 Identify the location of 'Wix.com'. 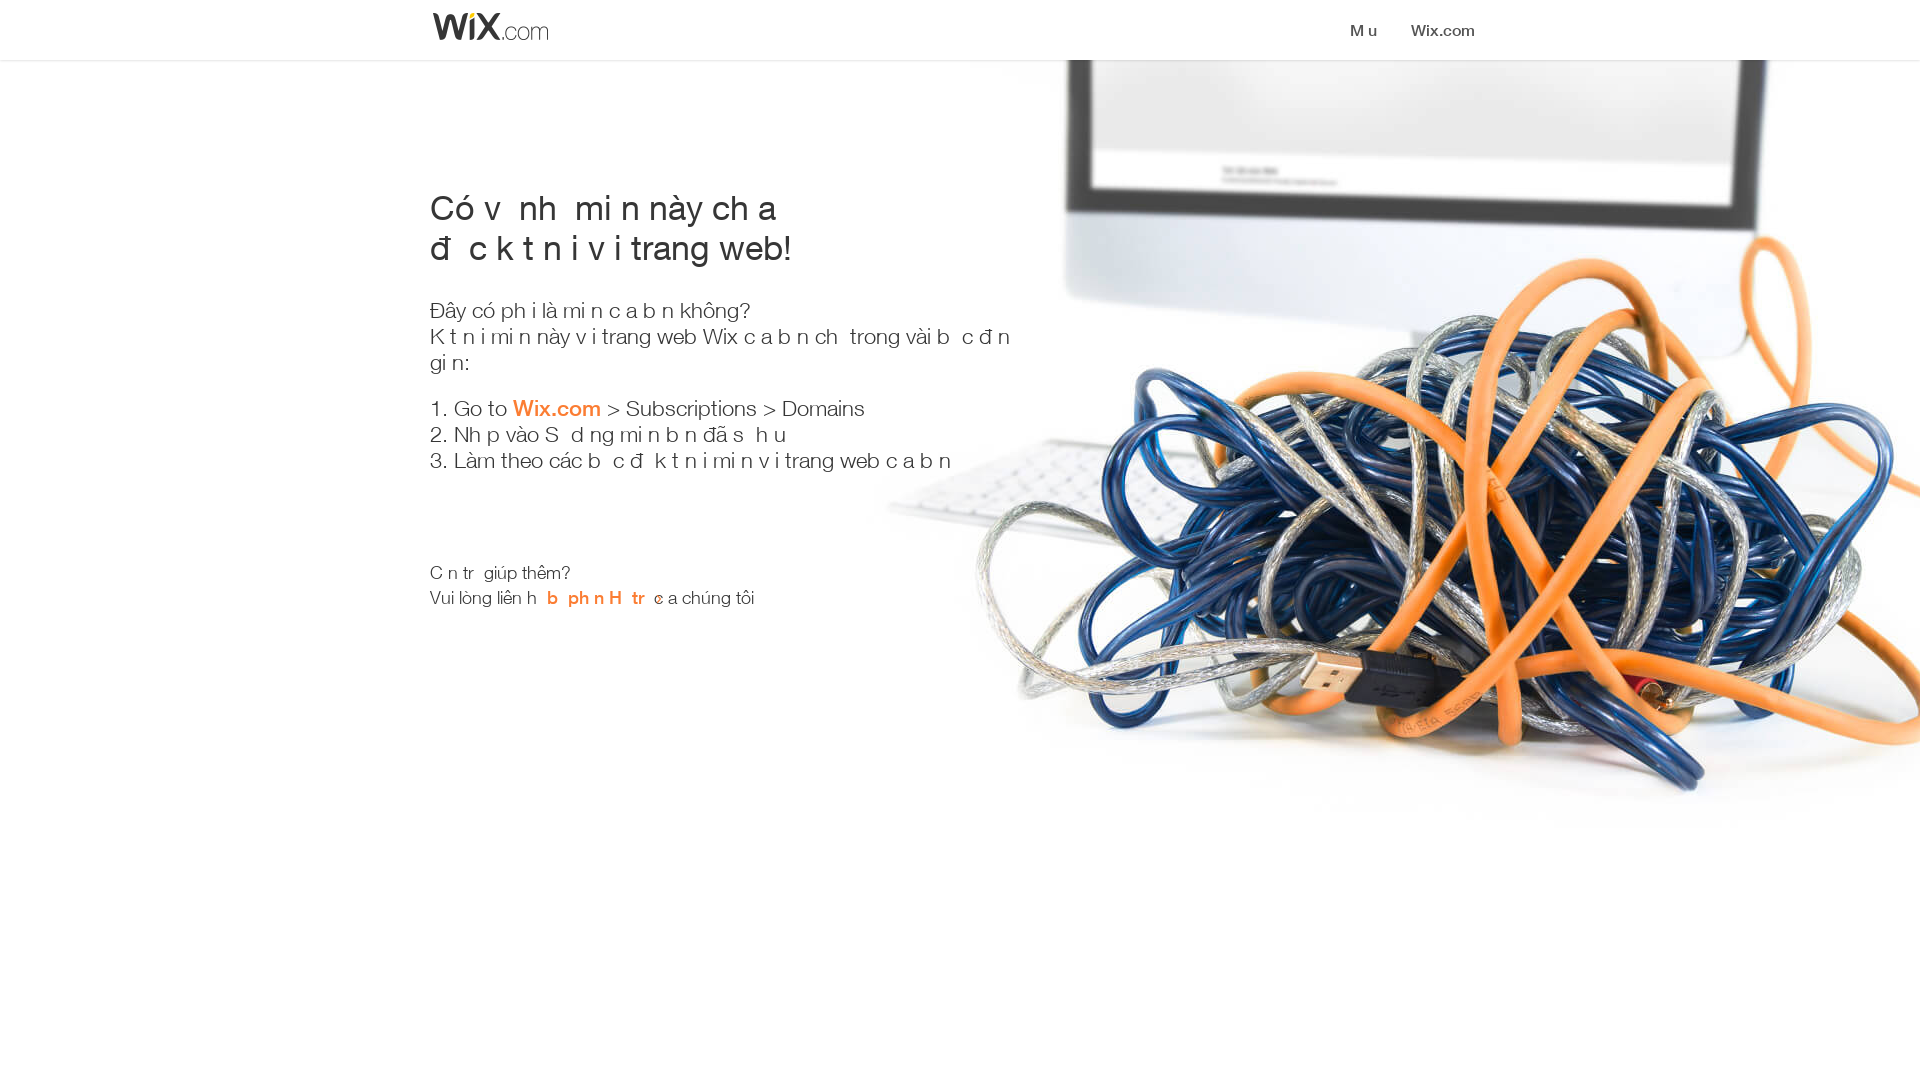
(556, 407).